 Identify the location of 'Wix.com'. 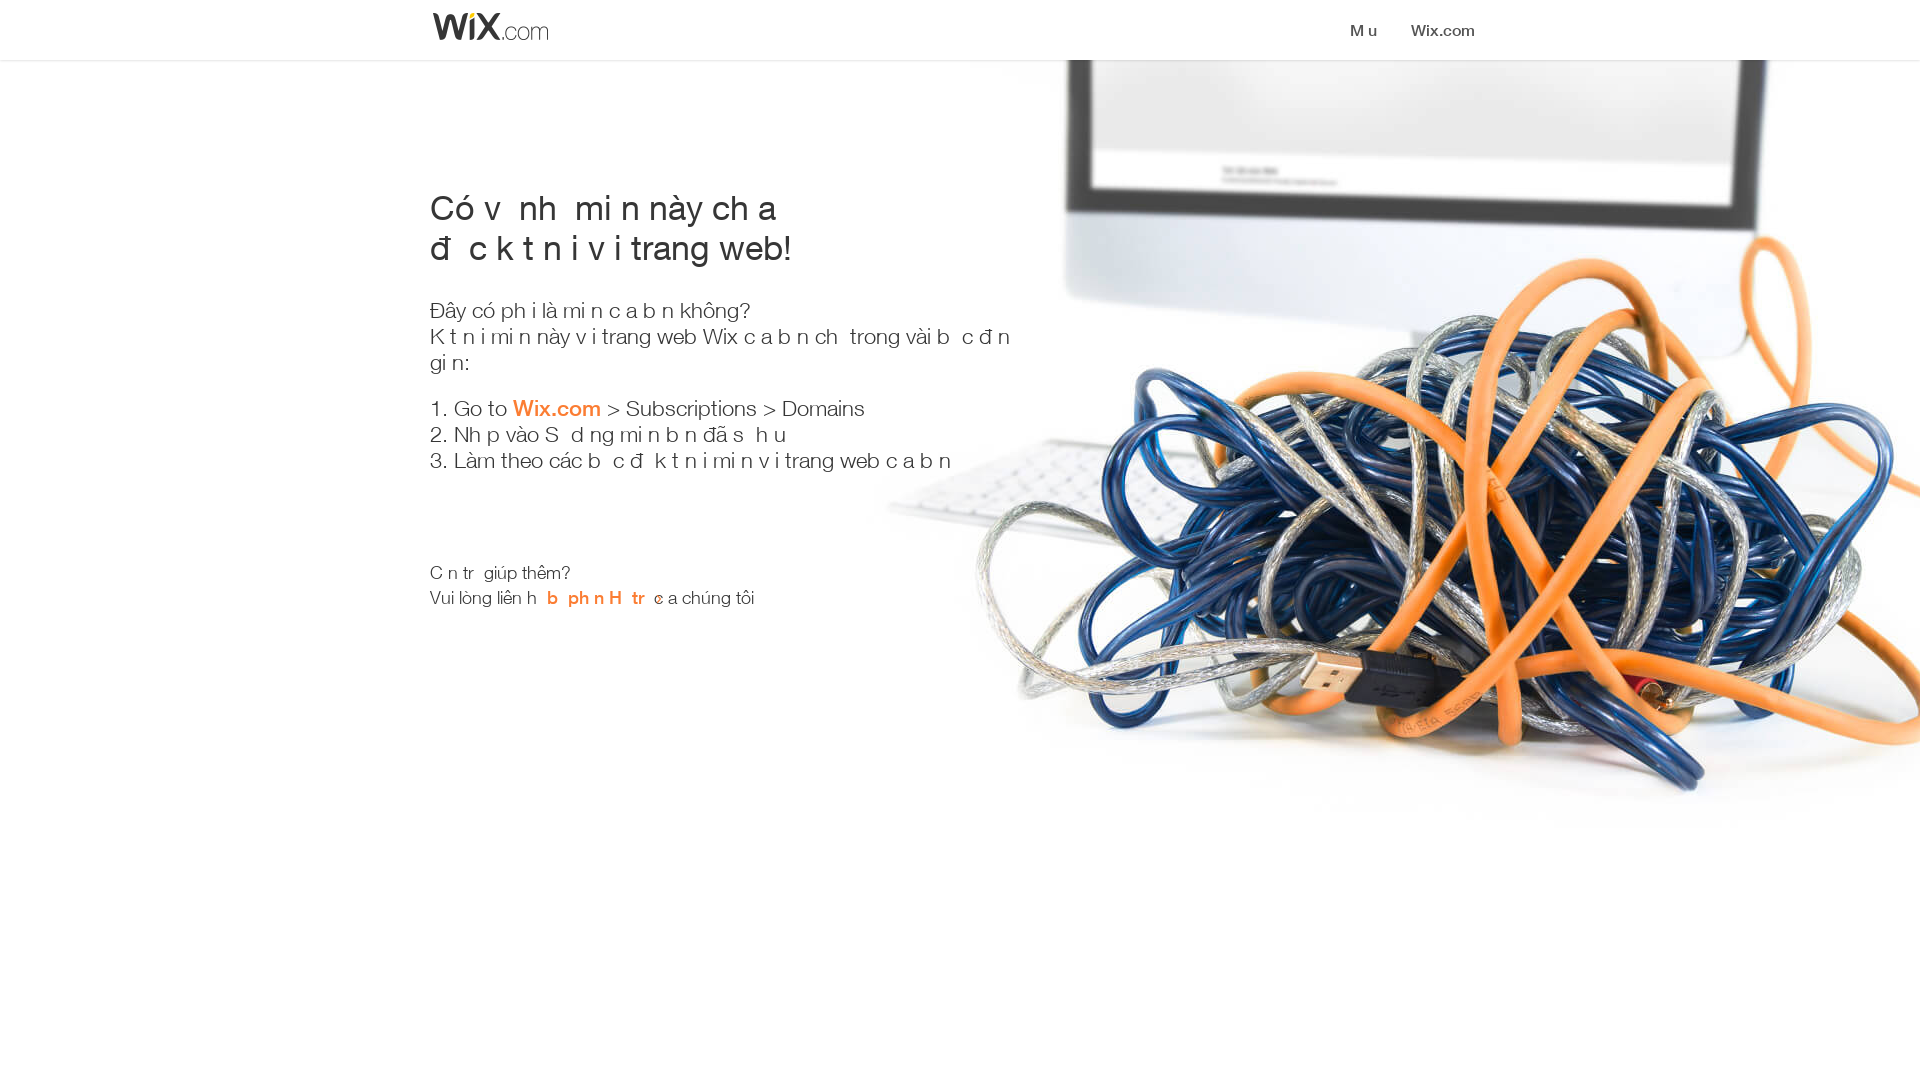
(556, 407).